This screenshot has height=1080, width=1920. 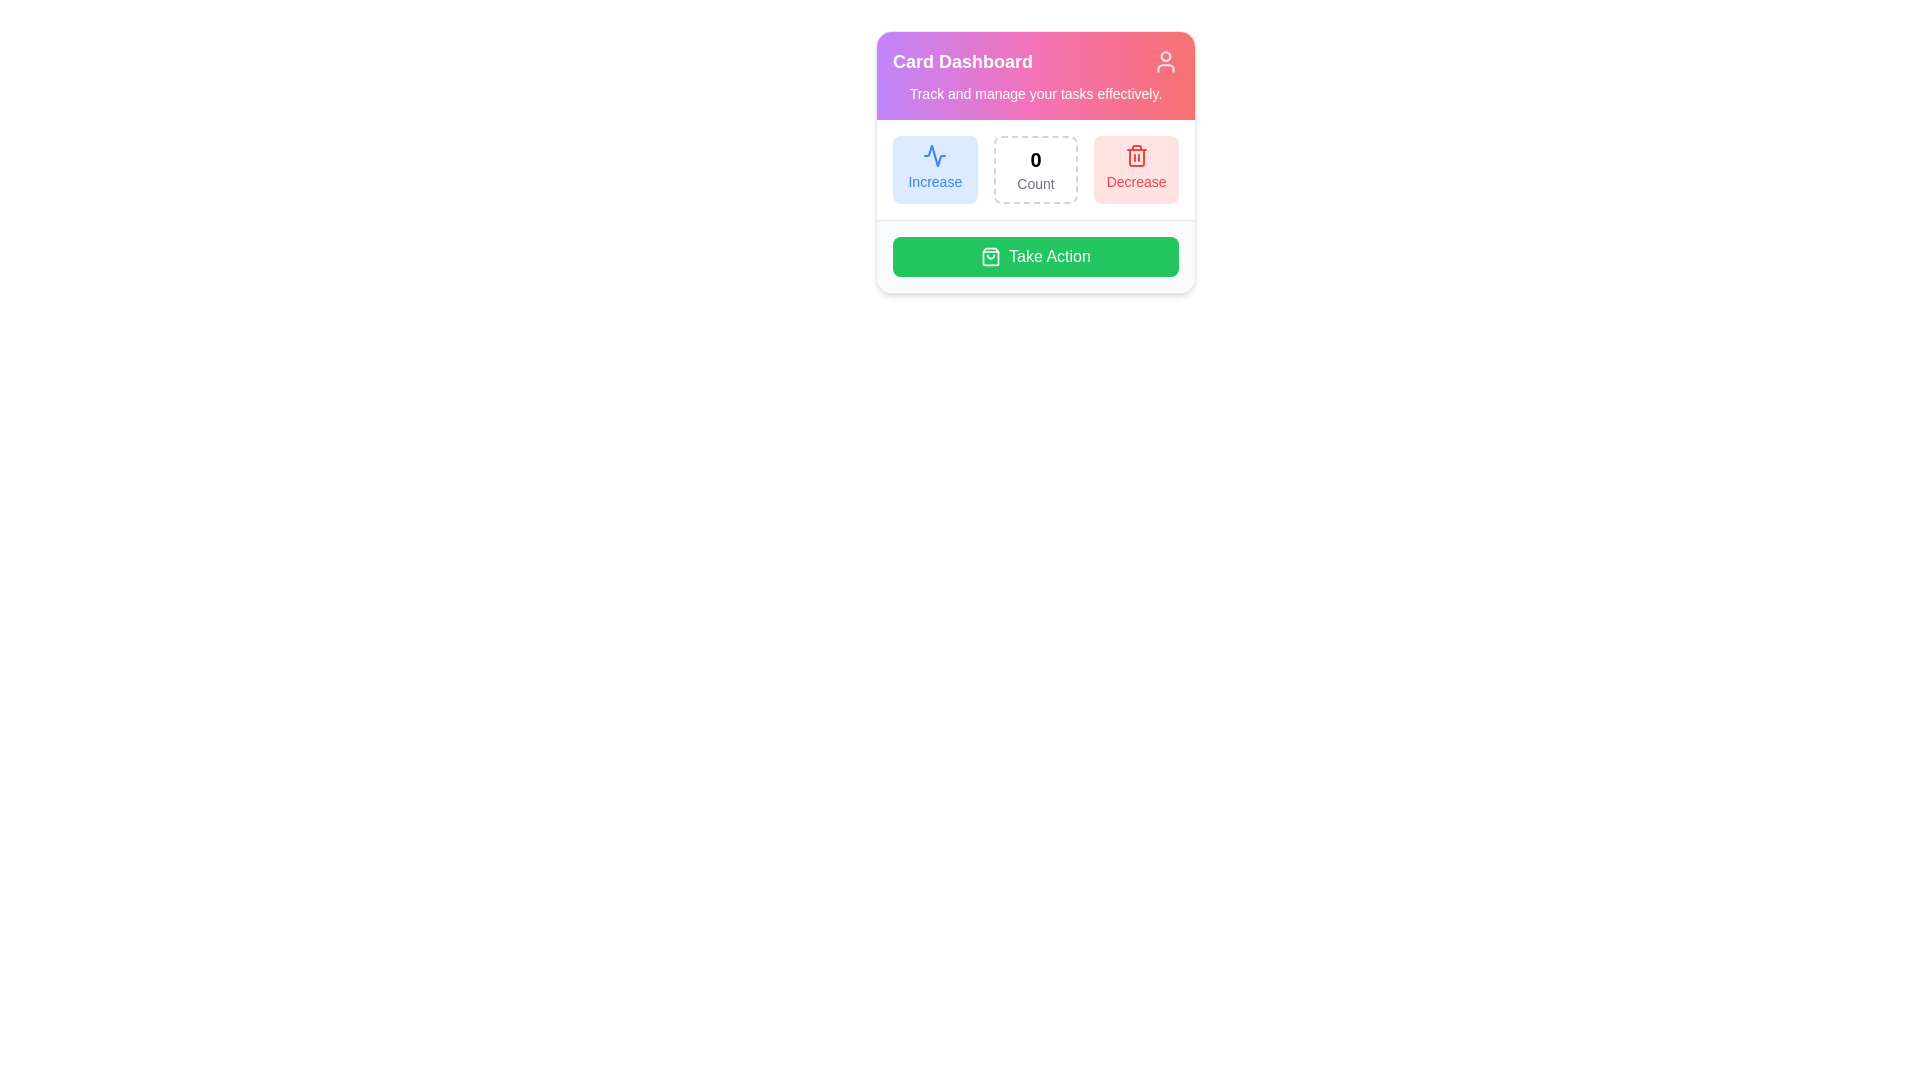 I want to click on text label that describes the action of decreasing a value, located below the trash can icon within the red 'Decrease' button, so click(x=1136, y=181).